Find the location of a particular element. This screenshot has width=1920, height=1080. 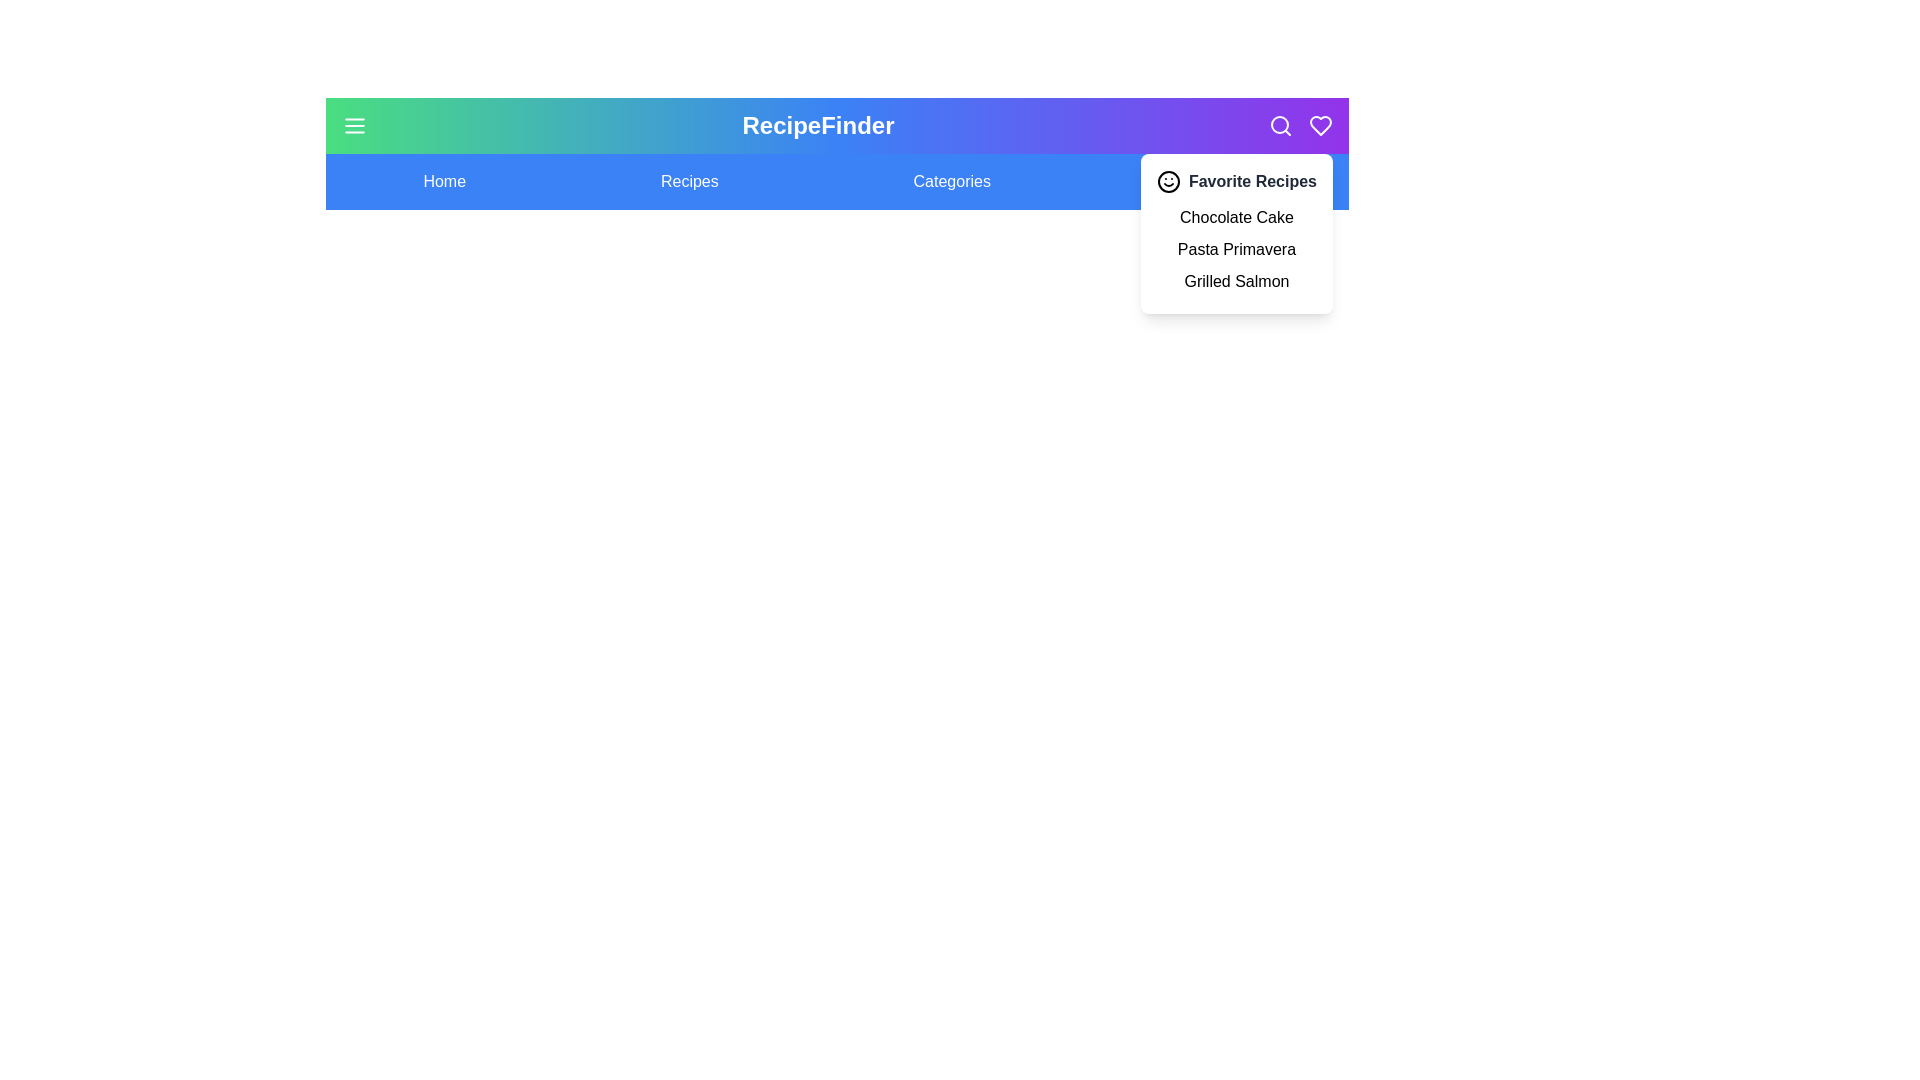

the search icon to initiate a search action is located at coordinates (1281, 126).